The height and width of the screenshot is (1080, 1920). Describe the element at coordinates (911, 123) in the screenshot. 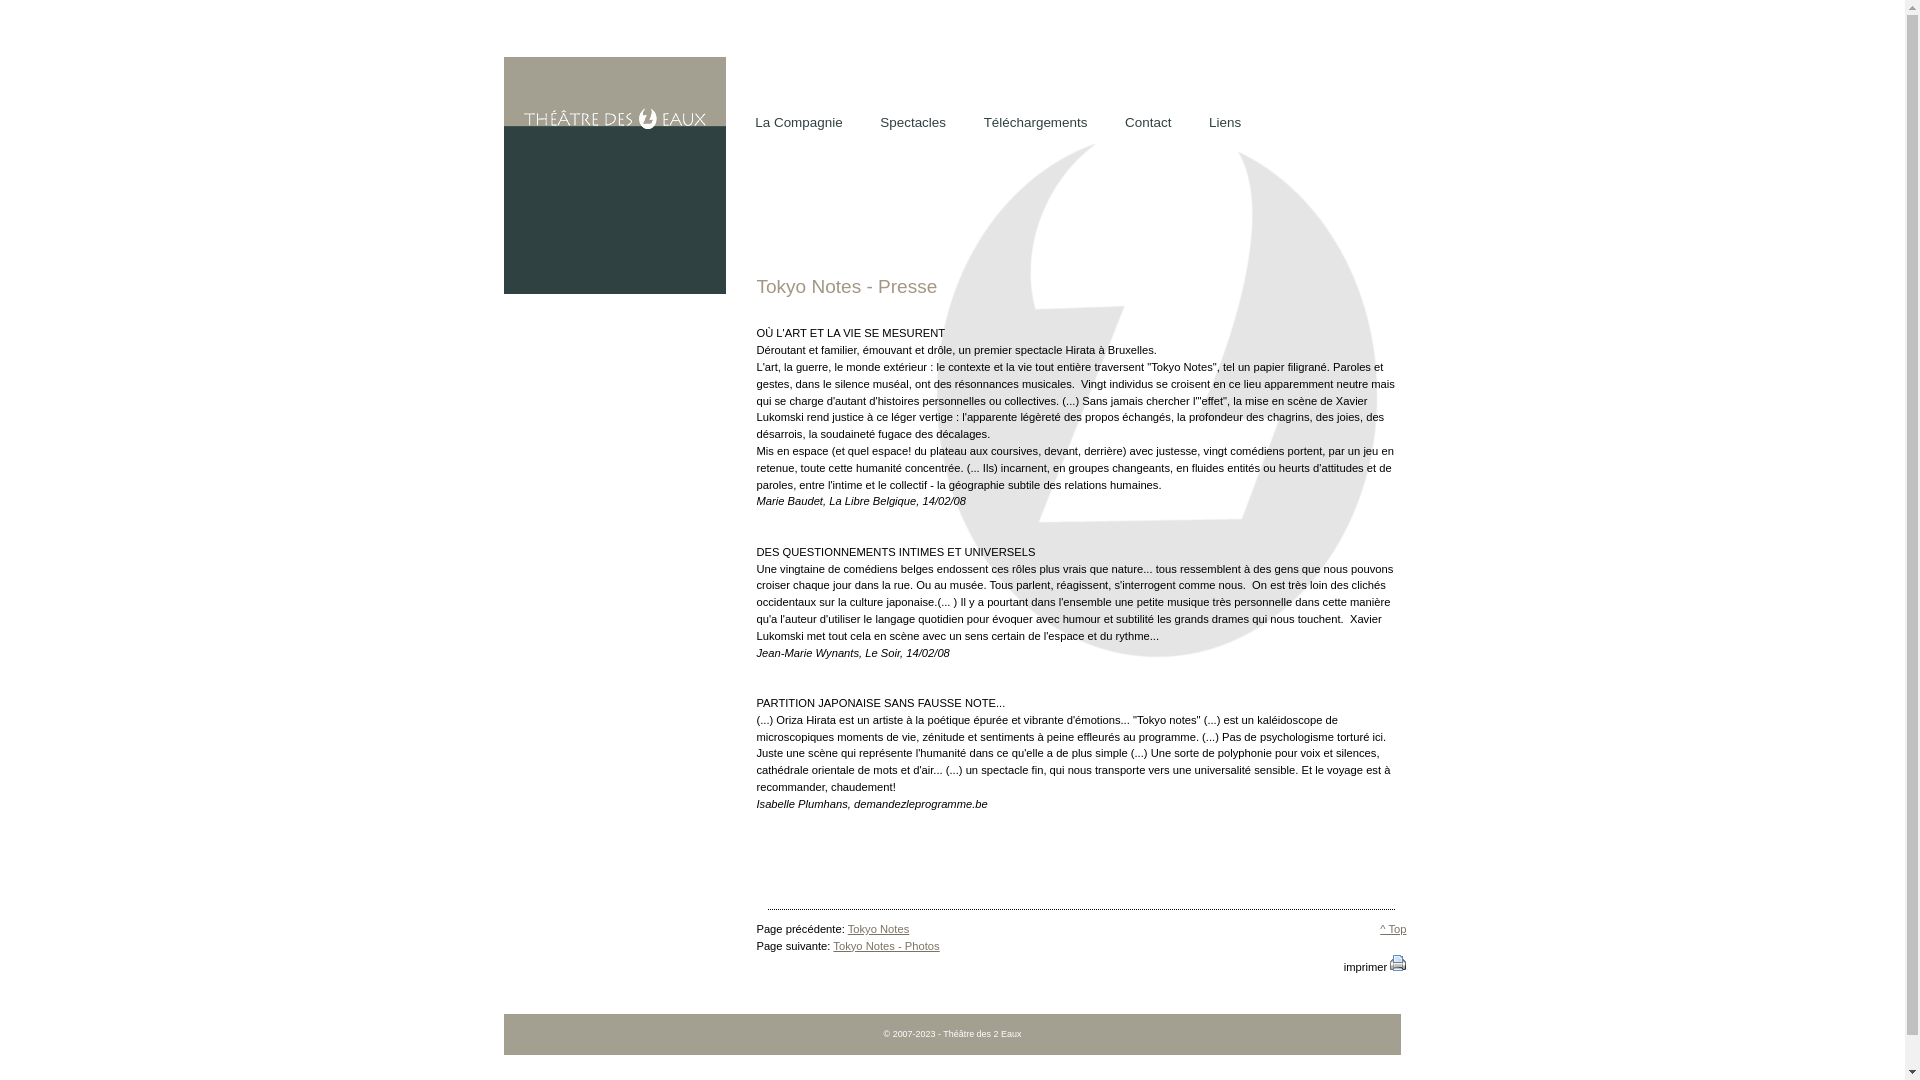

I see `'Spectacles'` at that location.